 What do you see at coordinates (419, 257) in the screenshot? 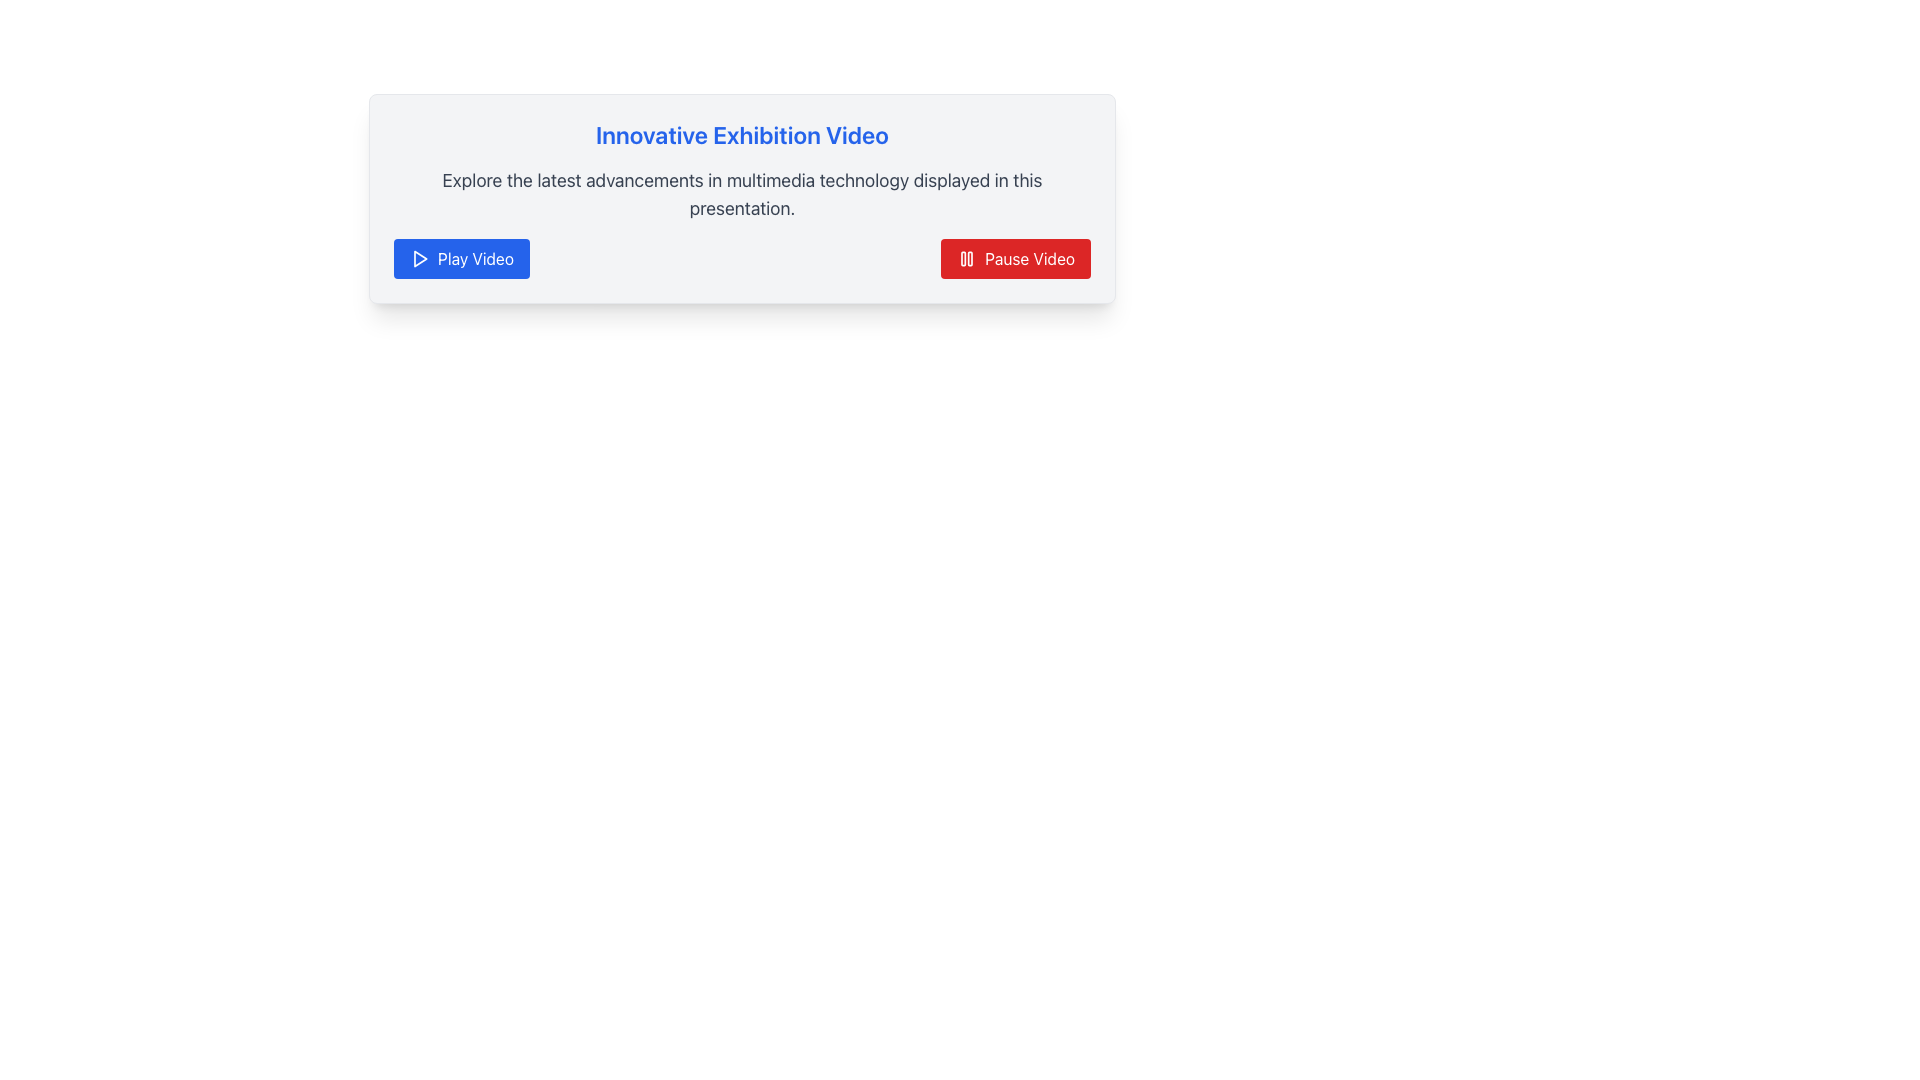
I see `the 'Play Video' button which contains the play icon located beneath the 'Innovative Exhibition Video' text` at bounding box center [419, 257].